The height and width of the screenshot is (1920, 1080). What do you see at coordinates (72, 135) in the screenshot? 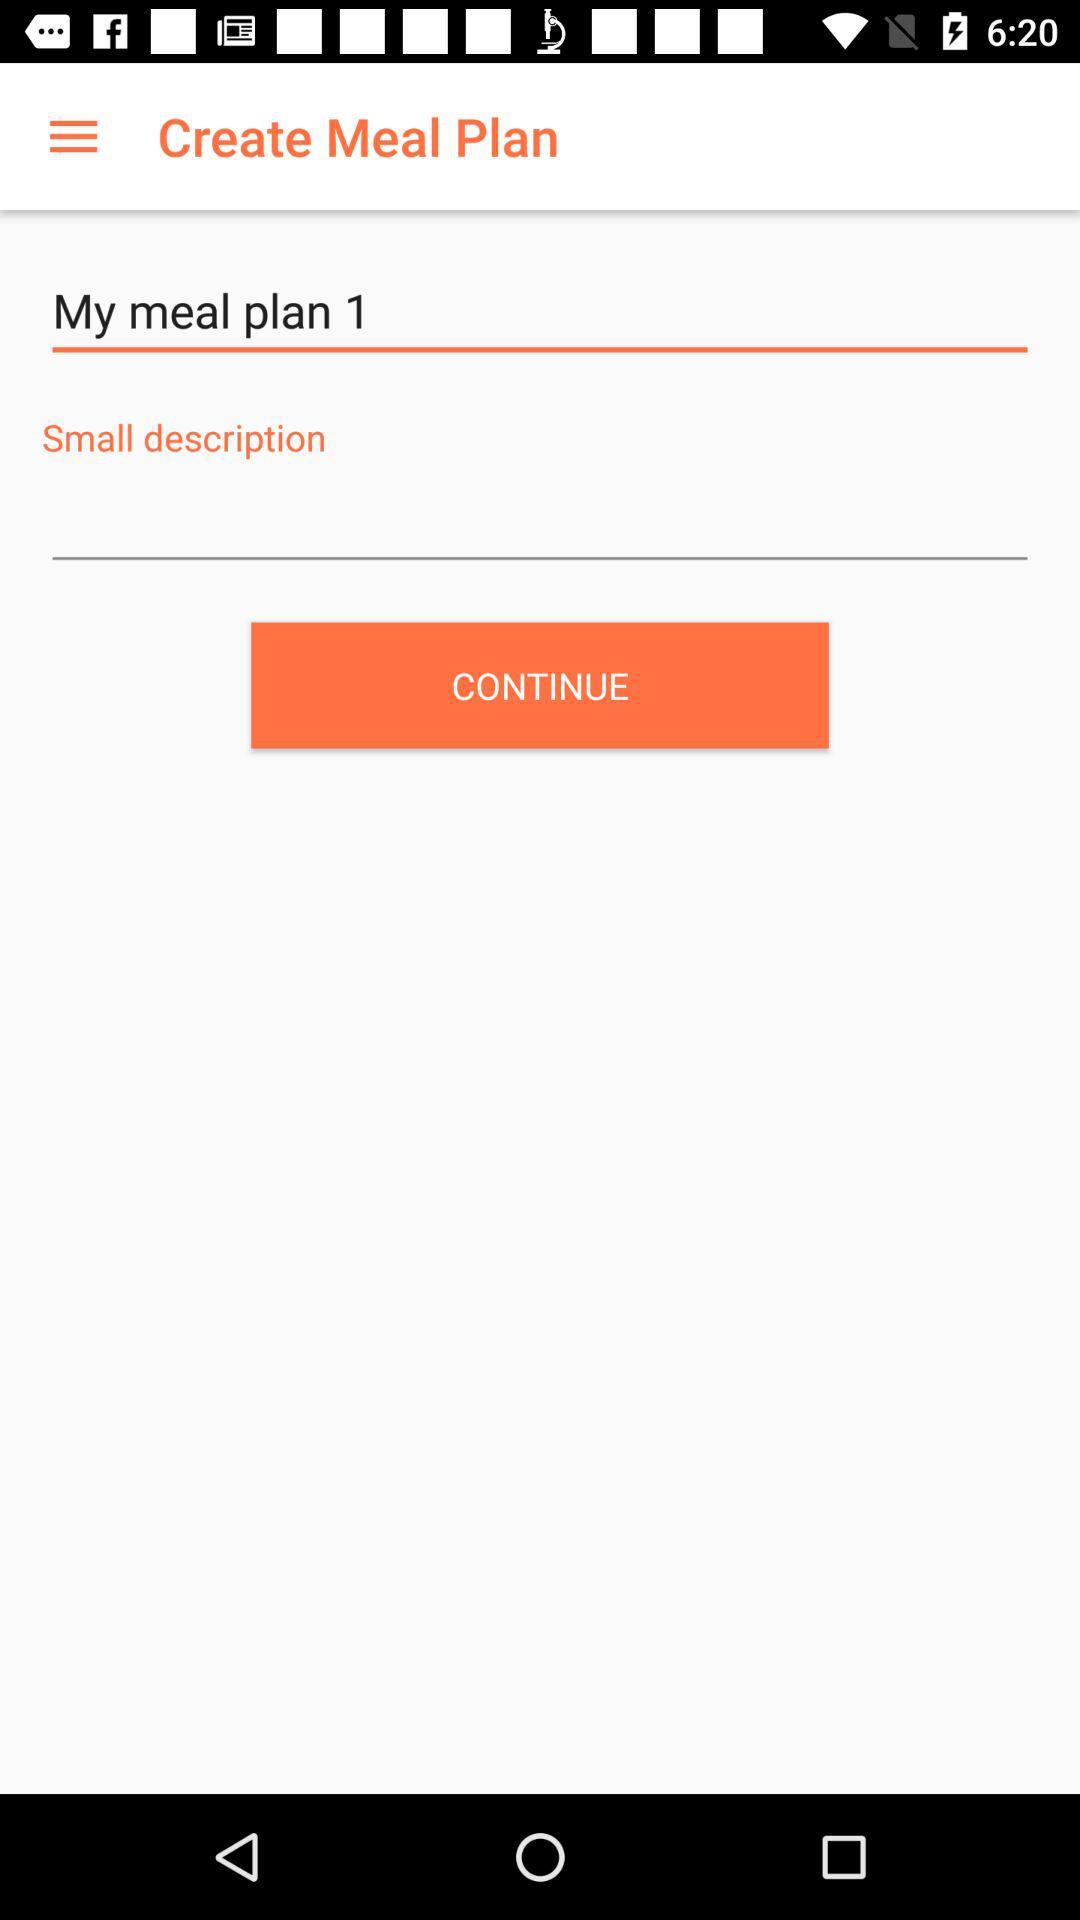
I see `icon to the left of the create meal plan app` at bounding box center [72, 135].